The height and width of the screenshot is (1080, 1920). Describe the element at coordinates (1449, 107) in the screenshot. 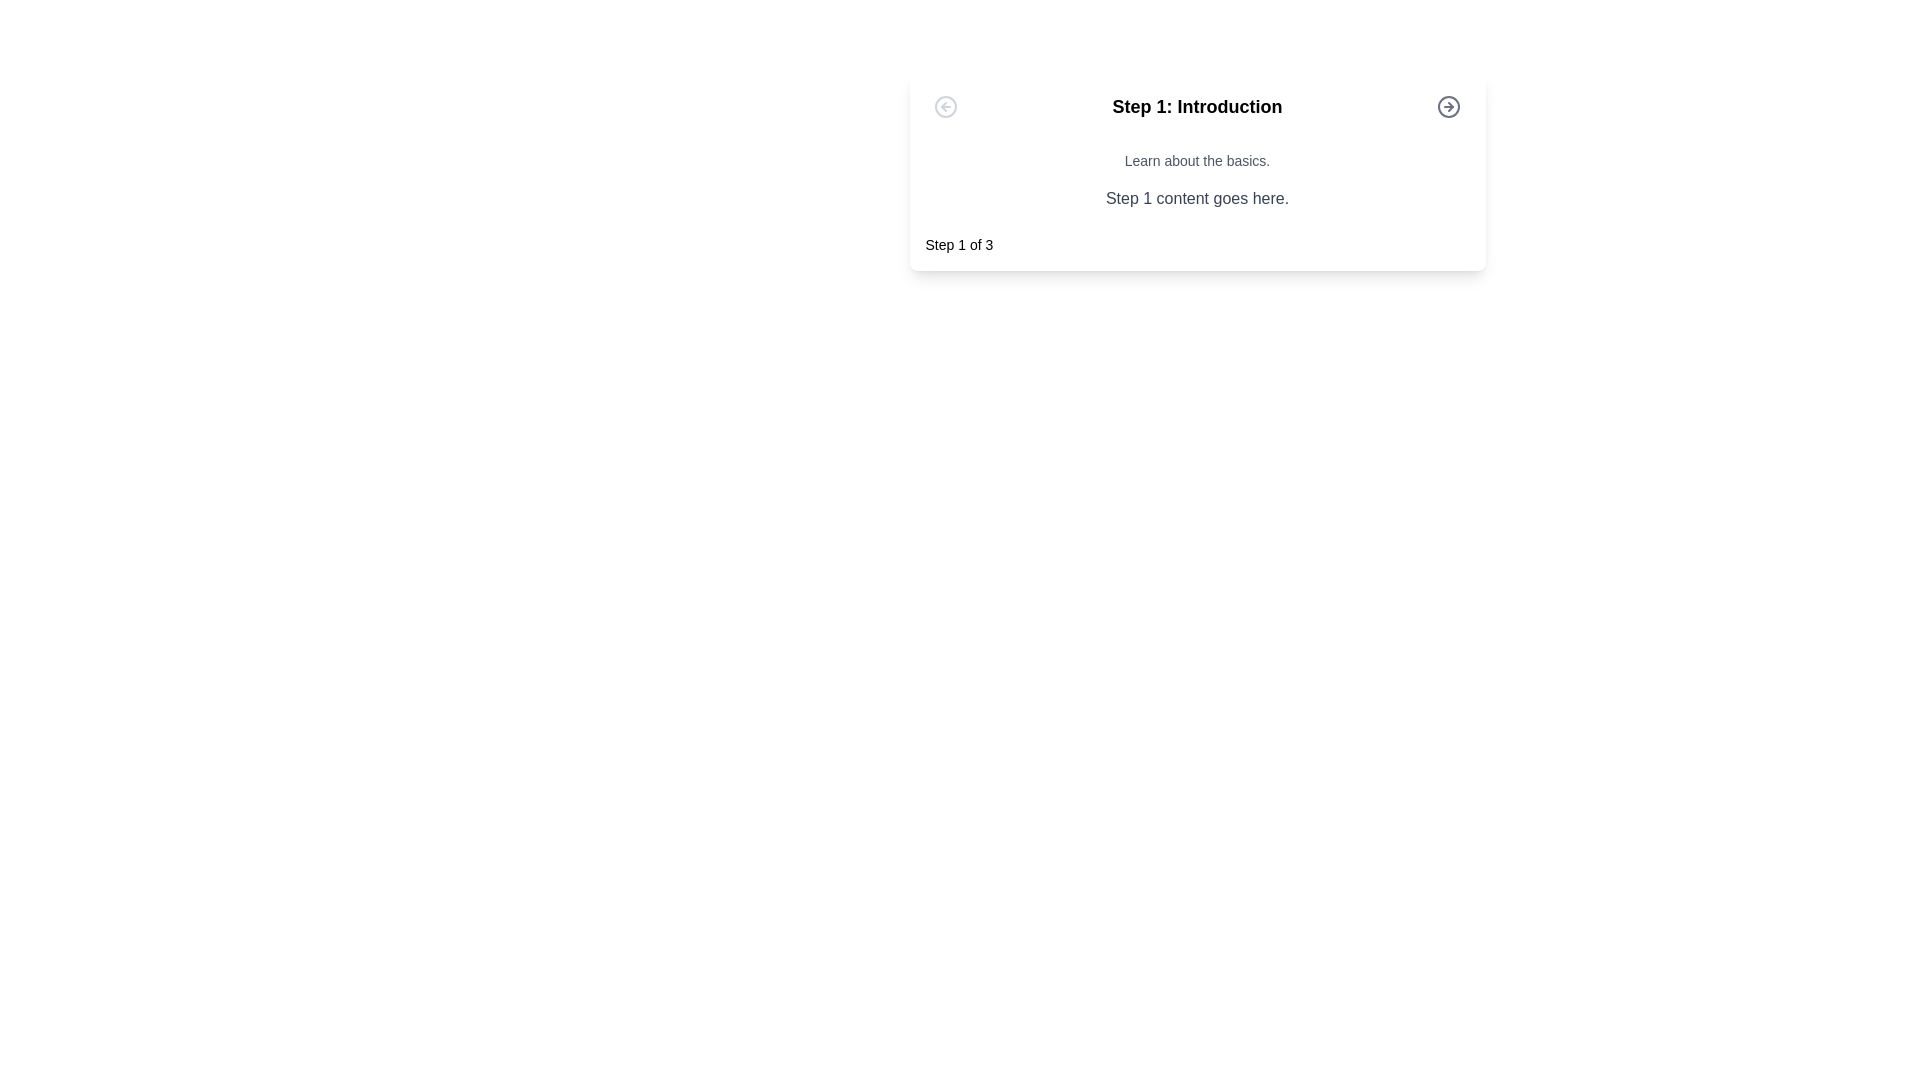

I see `the circular button with a right-pointing arrow located in the top-right corner of the card` at that location.